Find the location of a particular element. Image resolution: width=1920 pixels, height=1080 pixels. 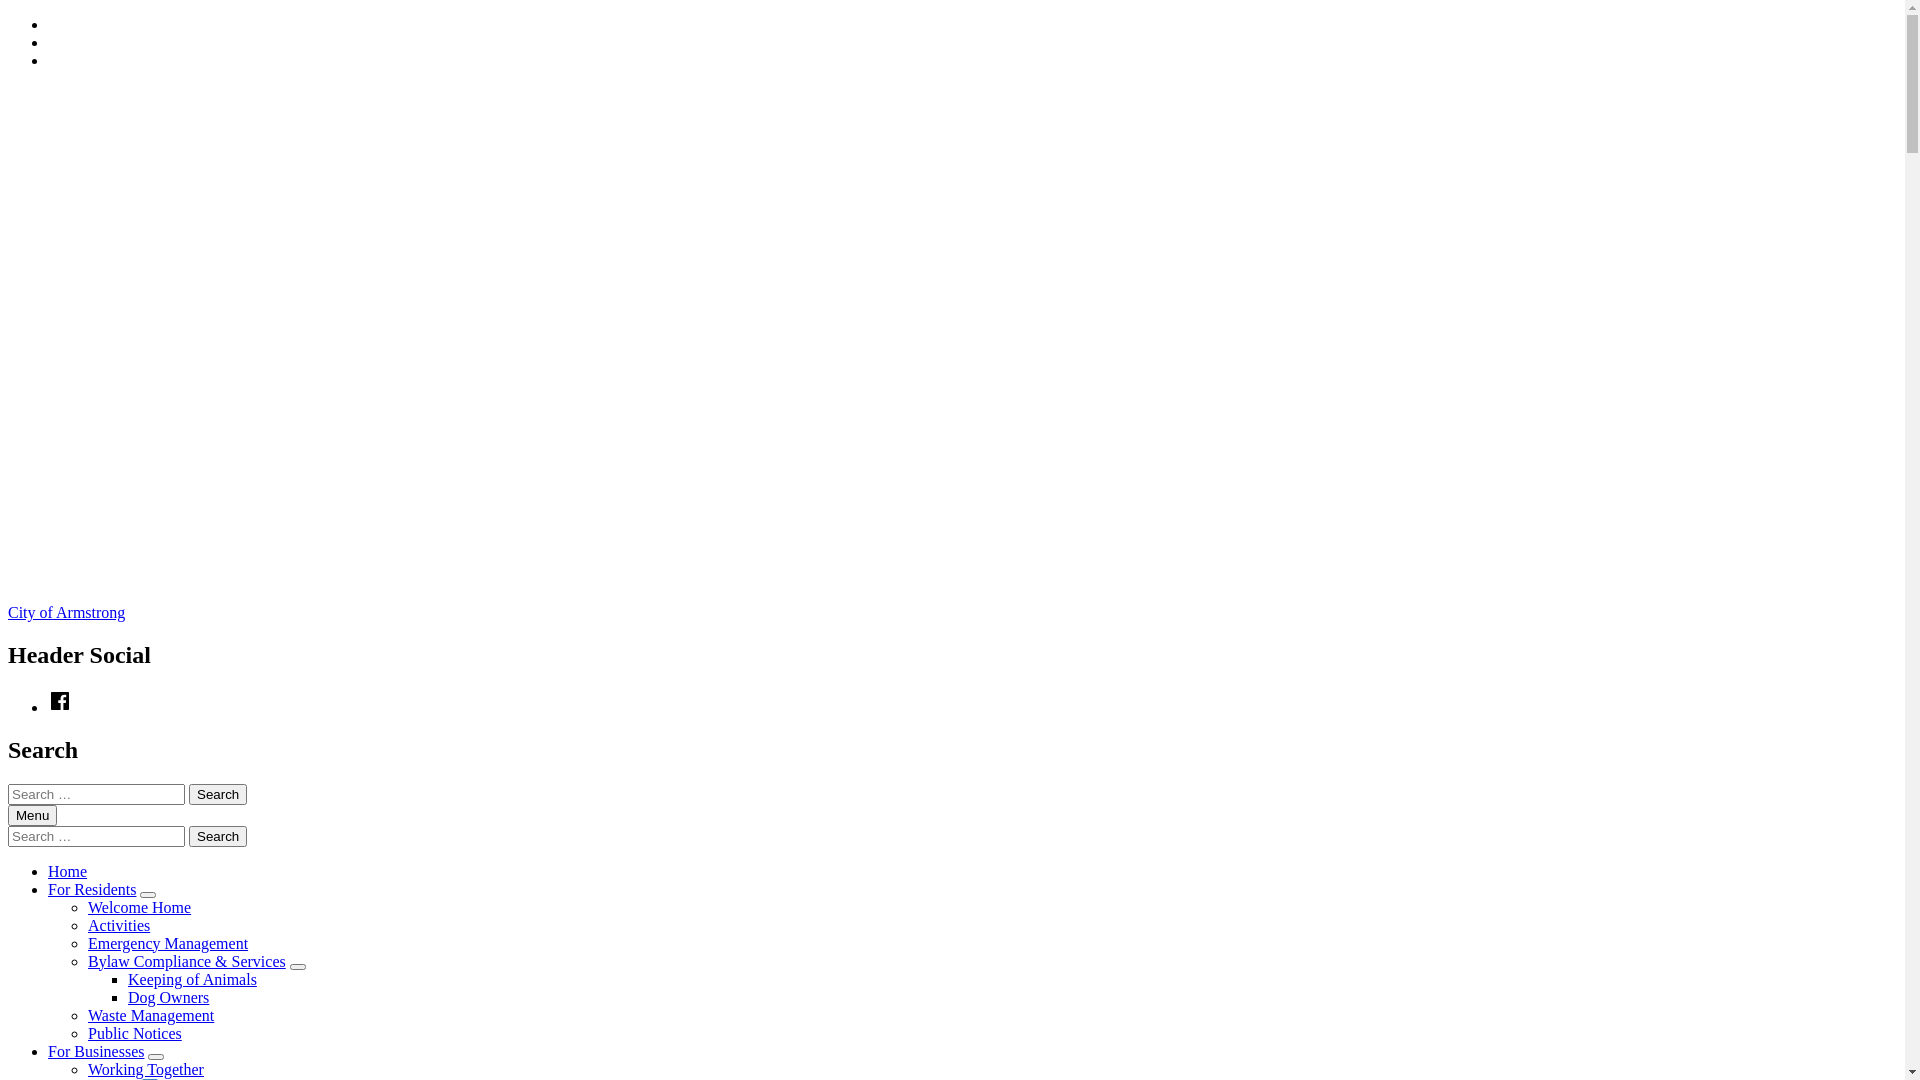

'Home' is located at coordinates (48, 870).